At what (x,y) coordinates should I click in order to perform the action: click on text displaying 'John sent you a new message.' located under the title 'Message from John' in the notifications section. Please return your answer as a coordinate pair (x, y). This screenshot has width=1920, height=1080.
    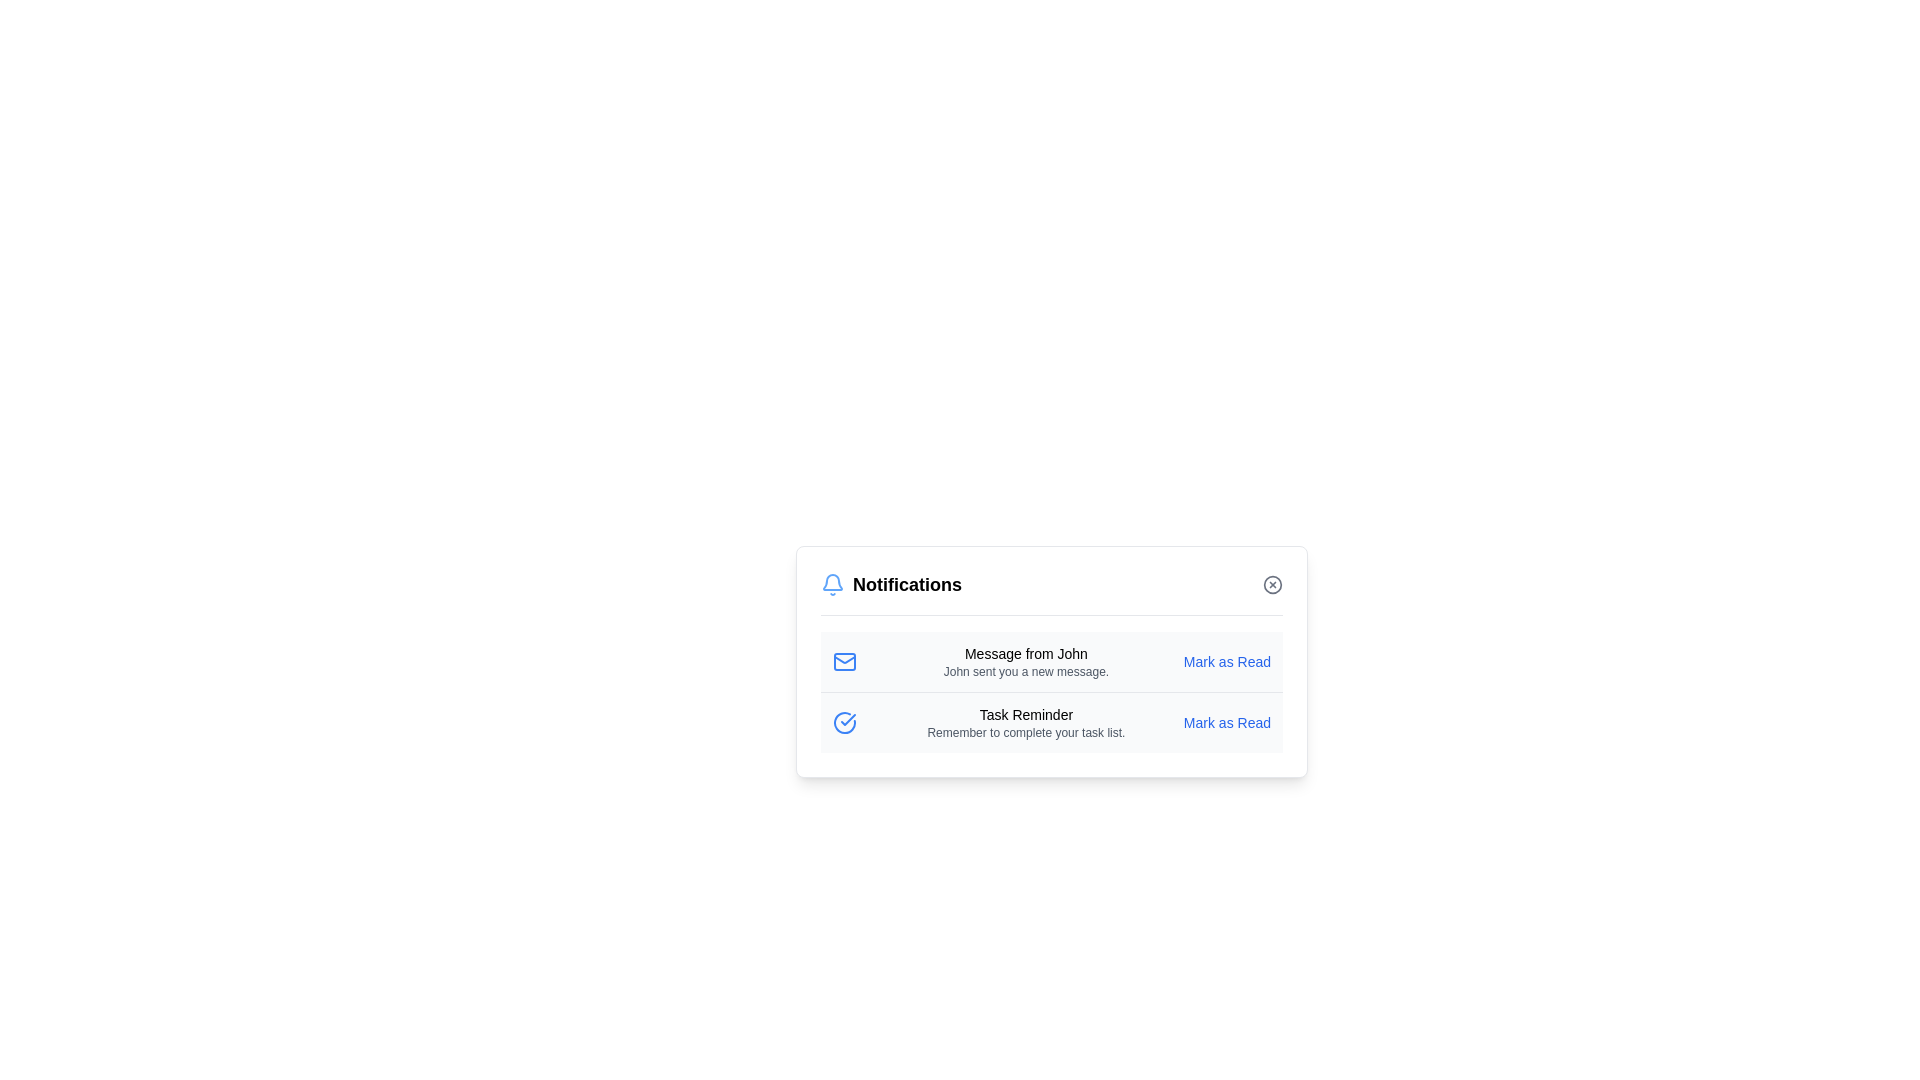
    Looking at the image, I should click on (1026, 671).